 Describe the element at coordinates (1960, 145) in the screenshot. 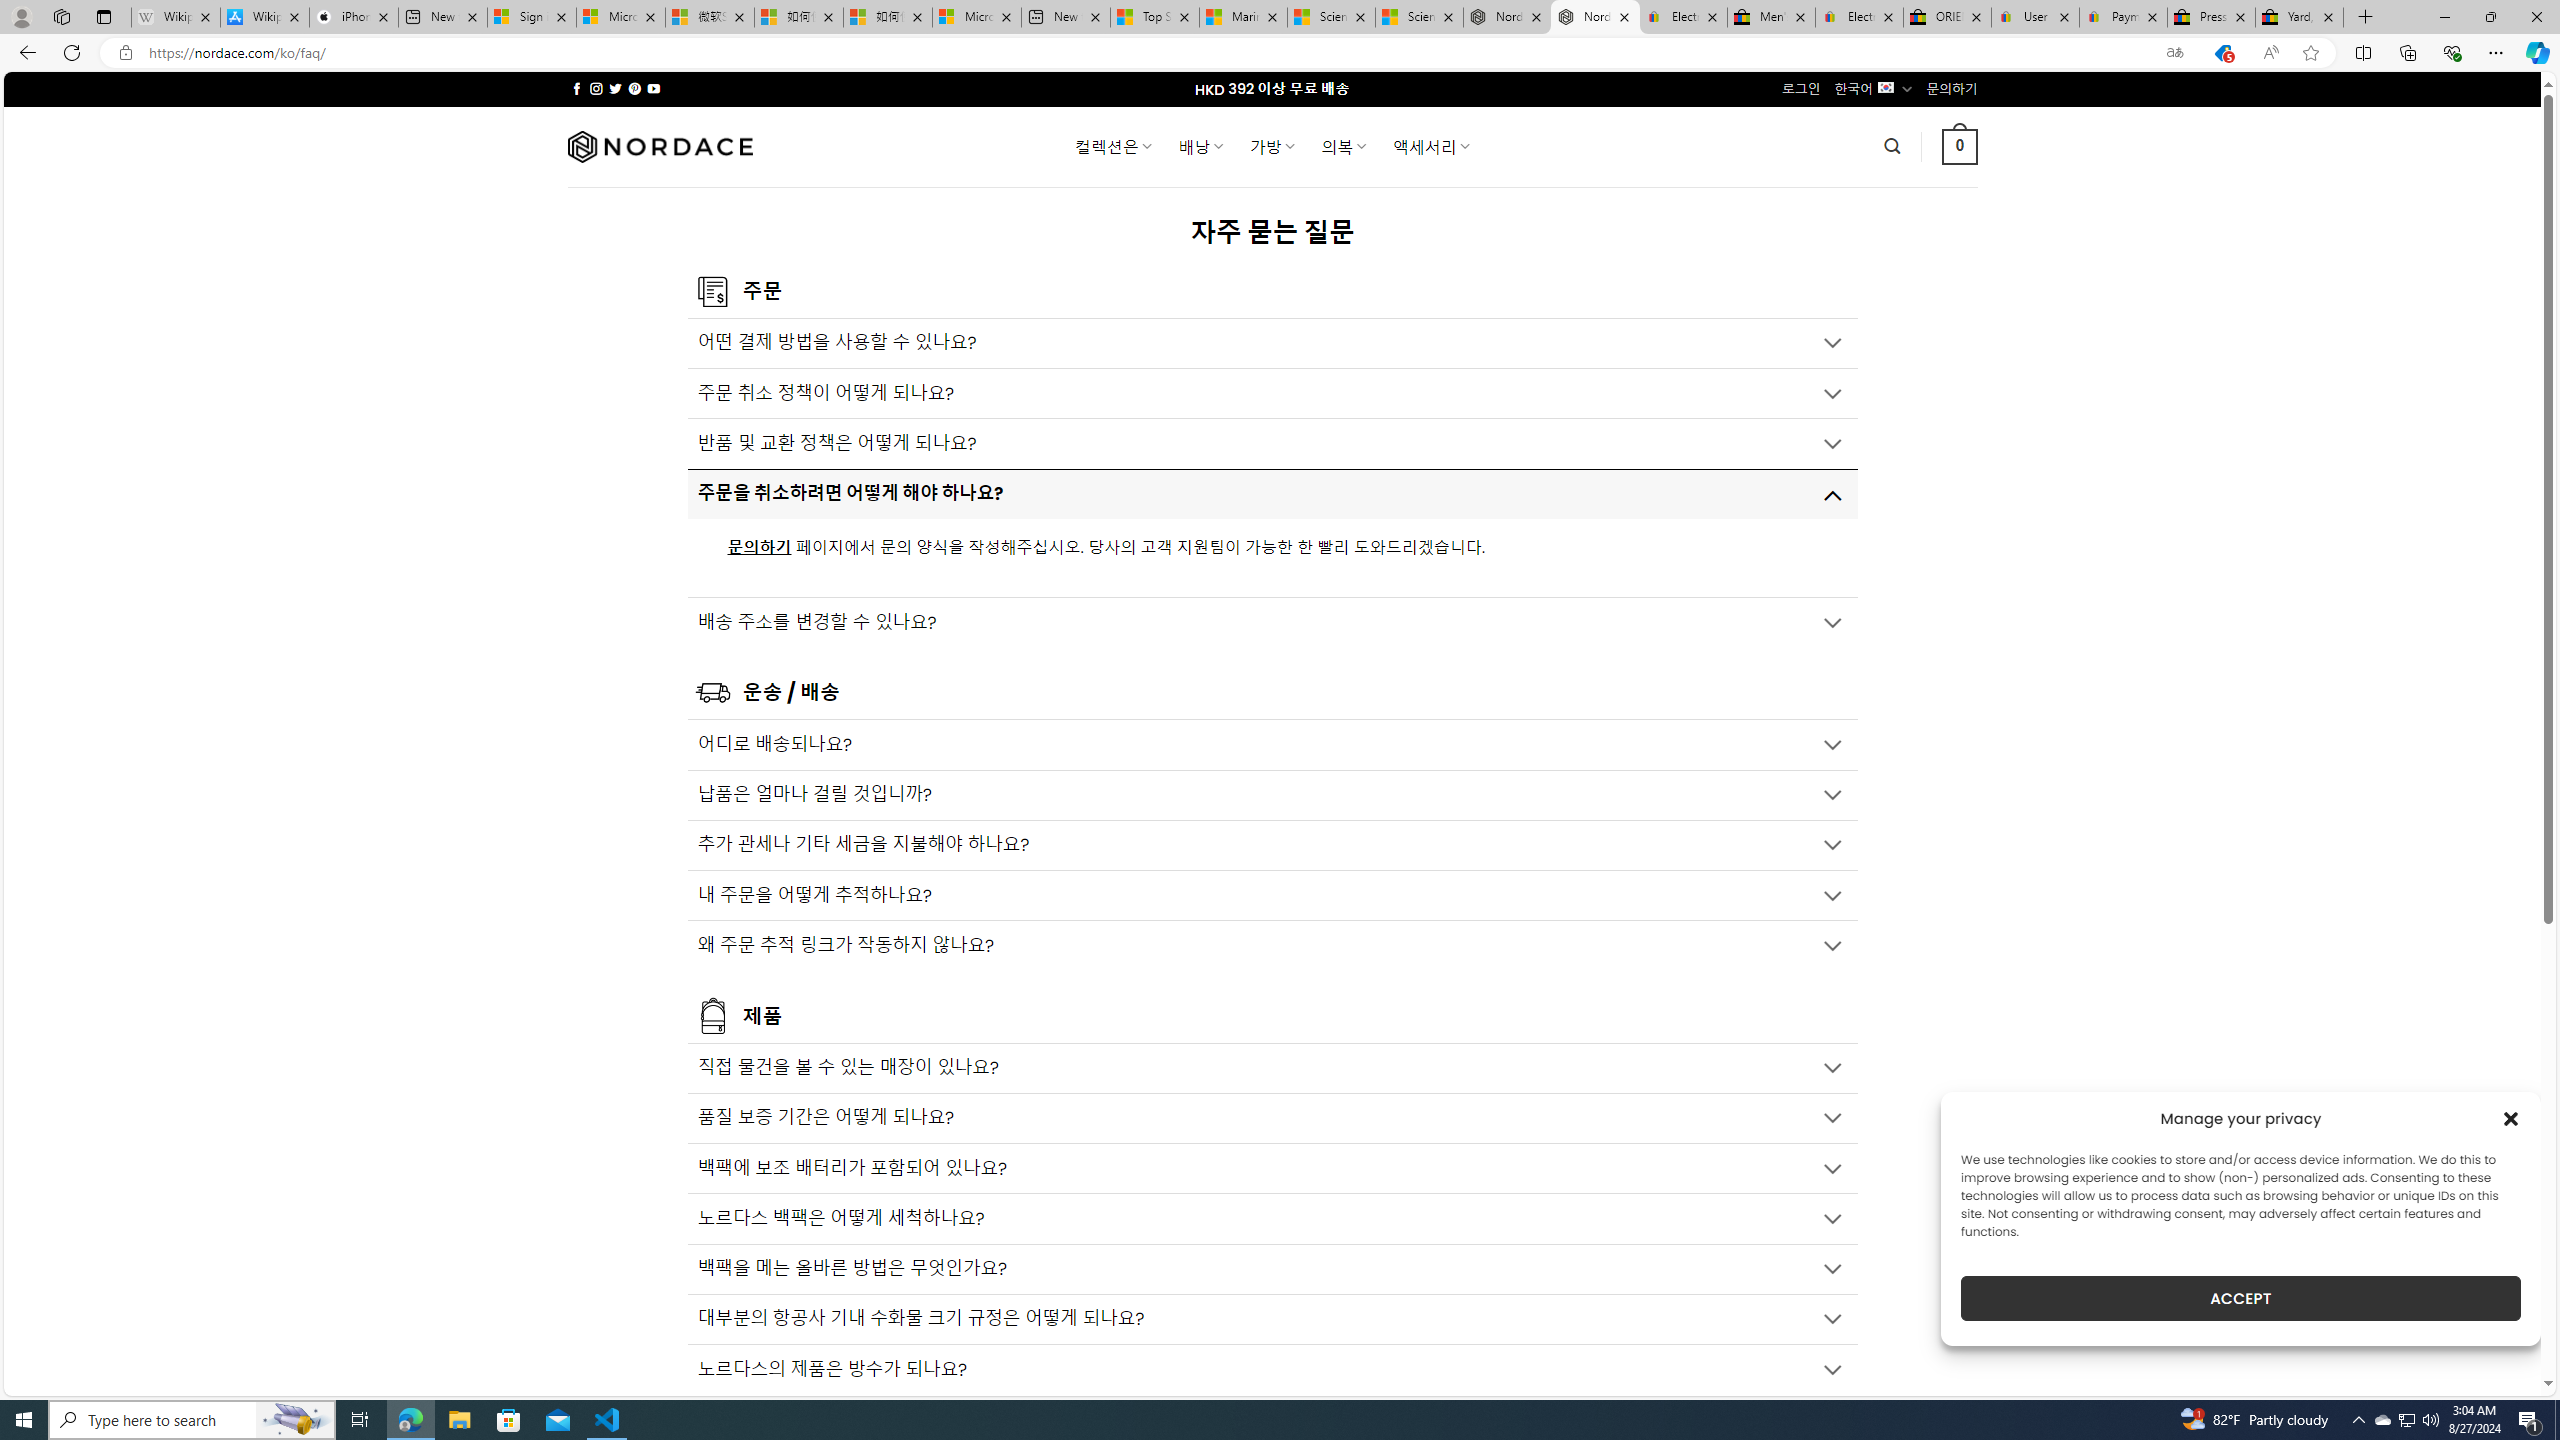

I see `' 0 '` at that location.